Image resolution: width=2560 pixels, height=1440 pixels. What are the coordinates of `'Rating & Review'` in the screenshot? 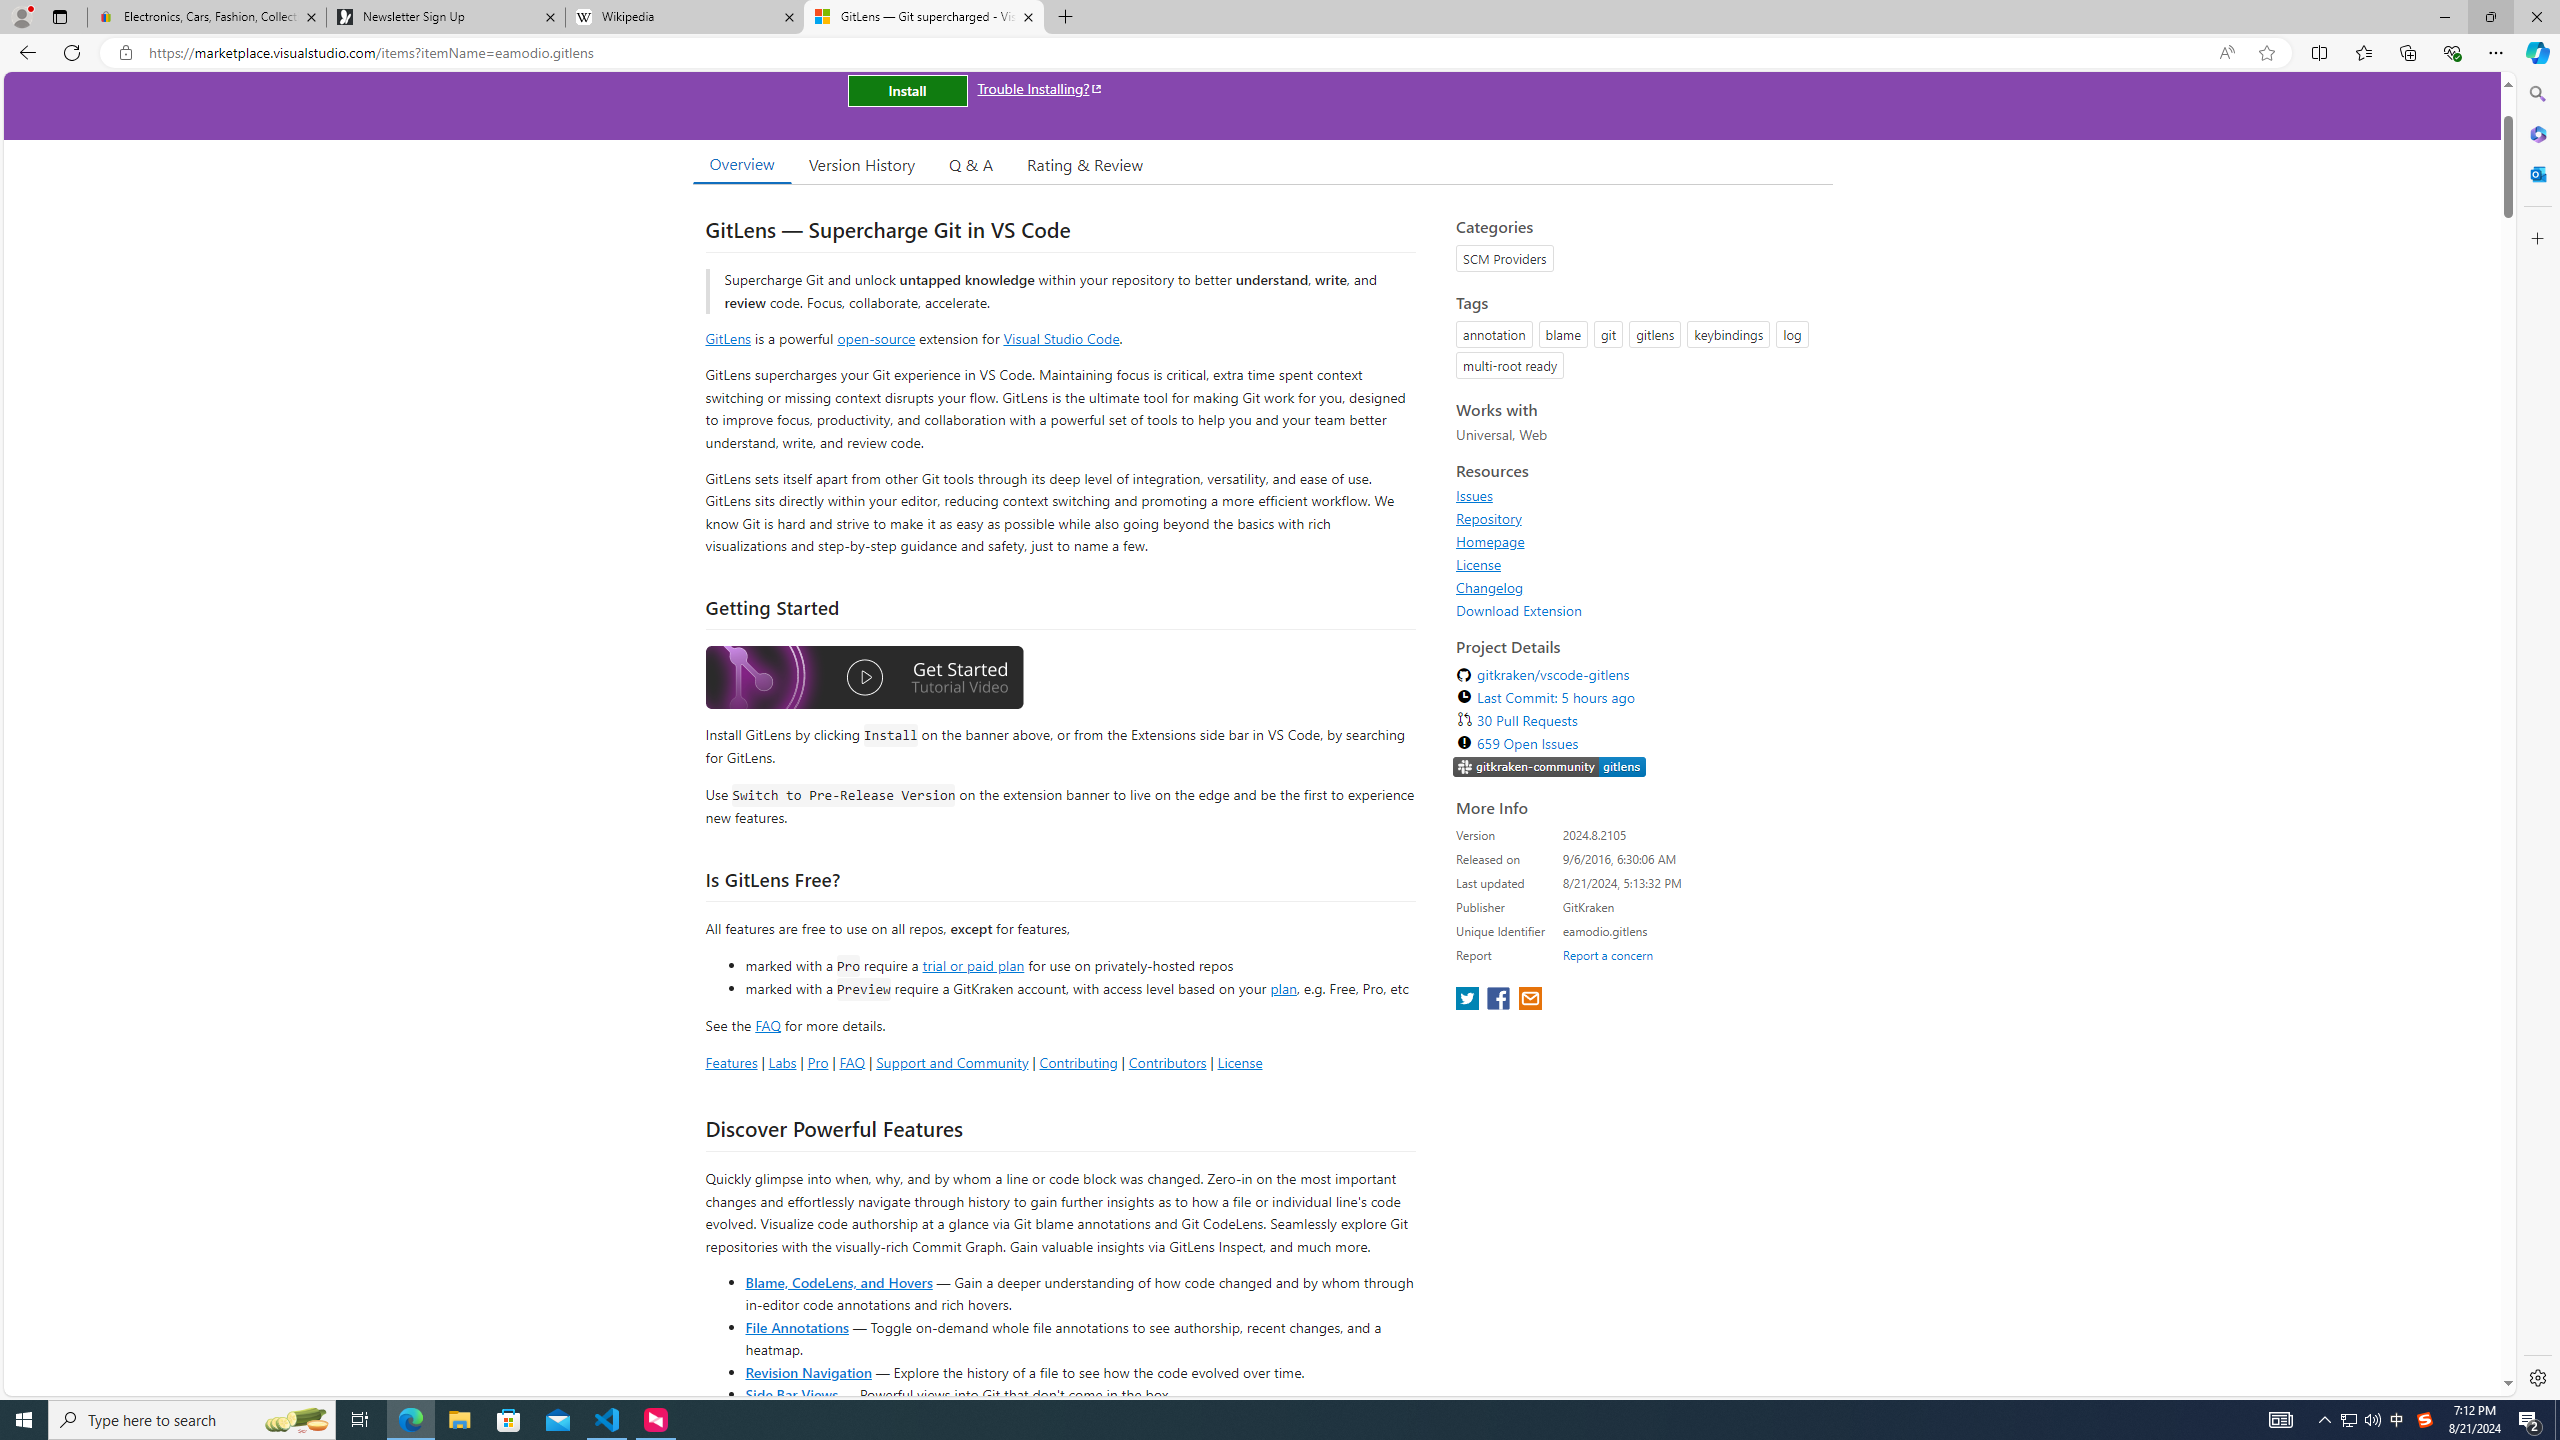 It's located at (1085, 164).